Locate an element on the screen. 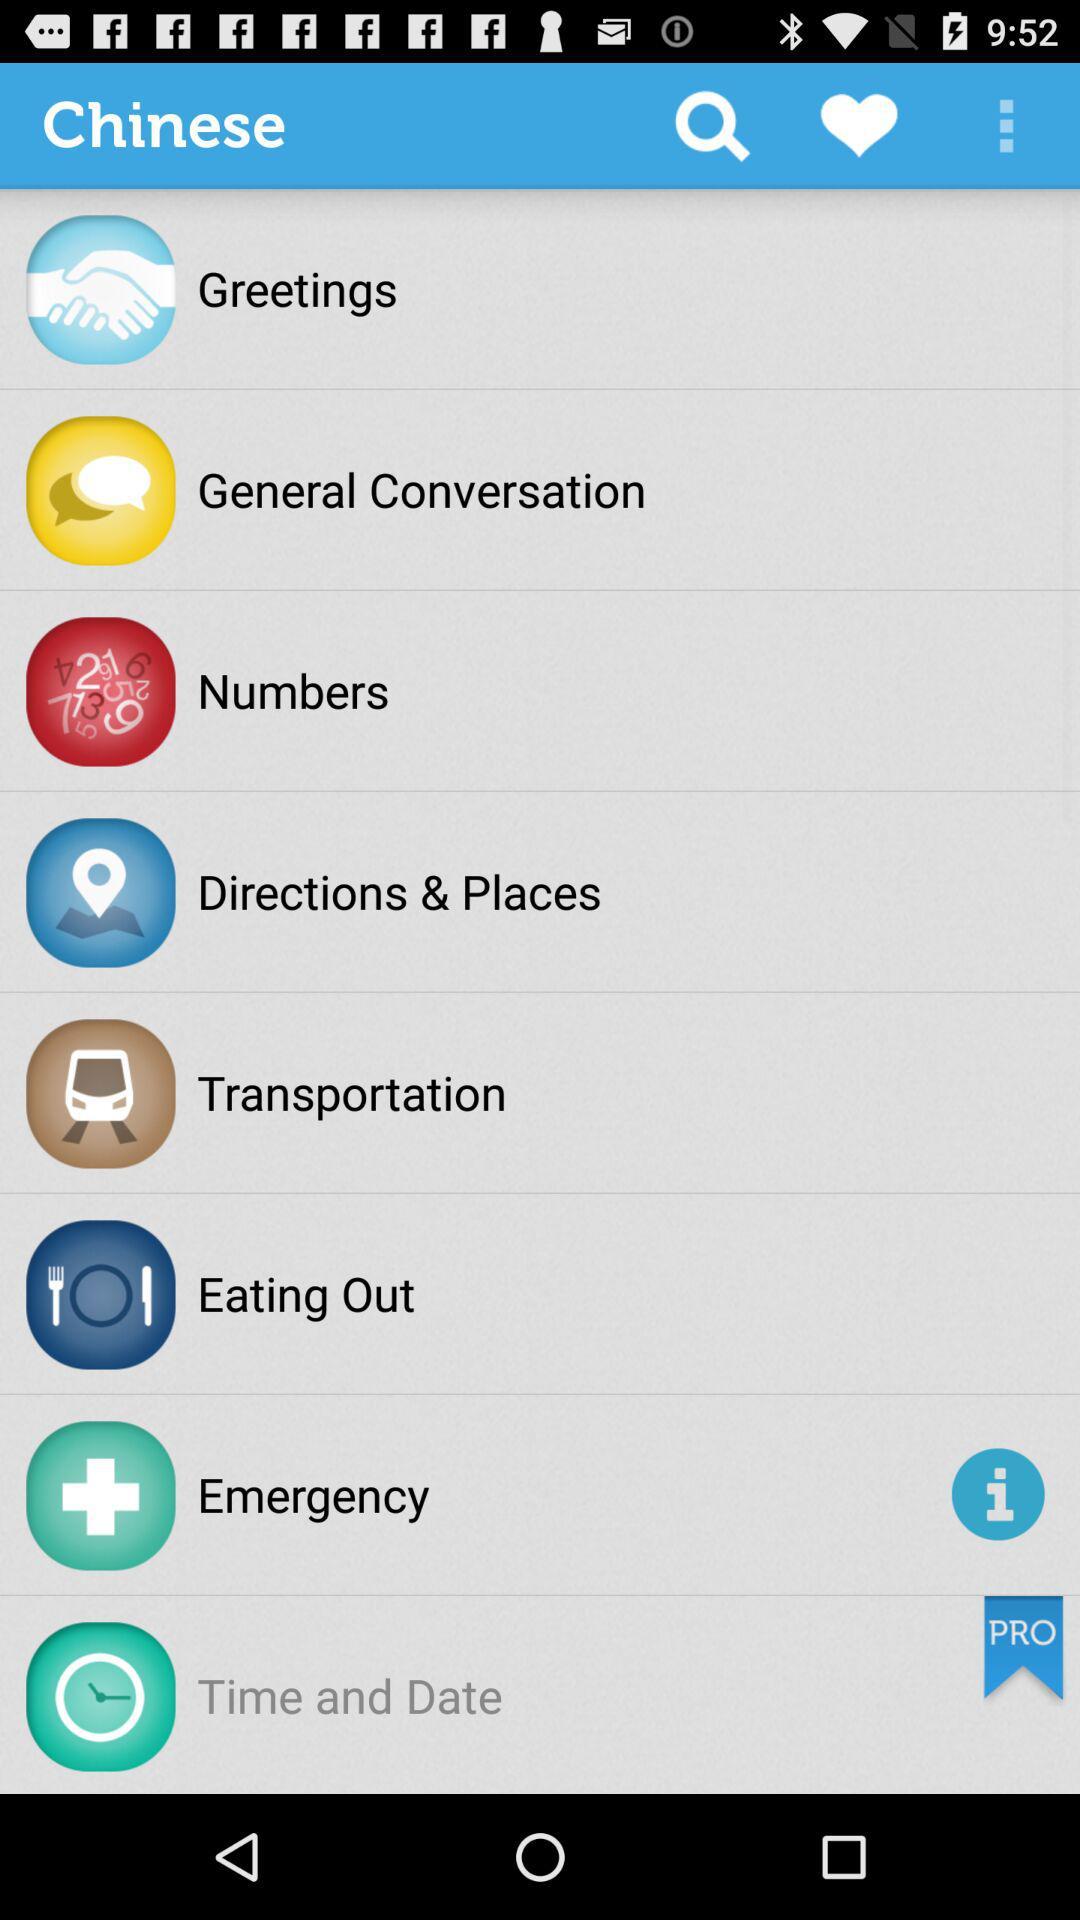 This screenshot has height=1920, width=1080. the emergency is located at coordinates (570, 1494).